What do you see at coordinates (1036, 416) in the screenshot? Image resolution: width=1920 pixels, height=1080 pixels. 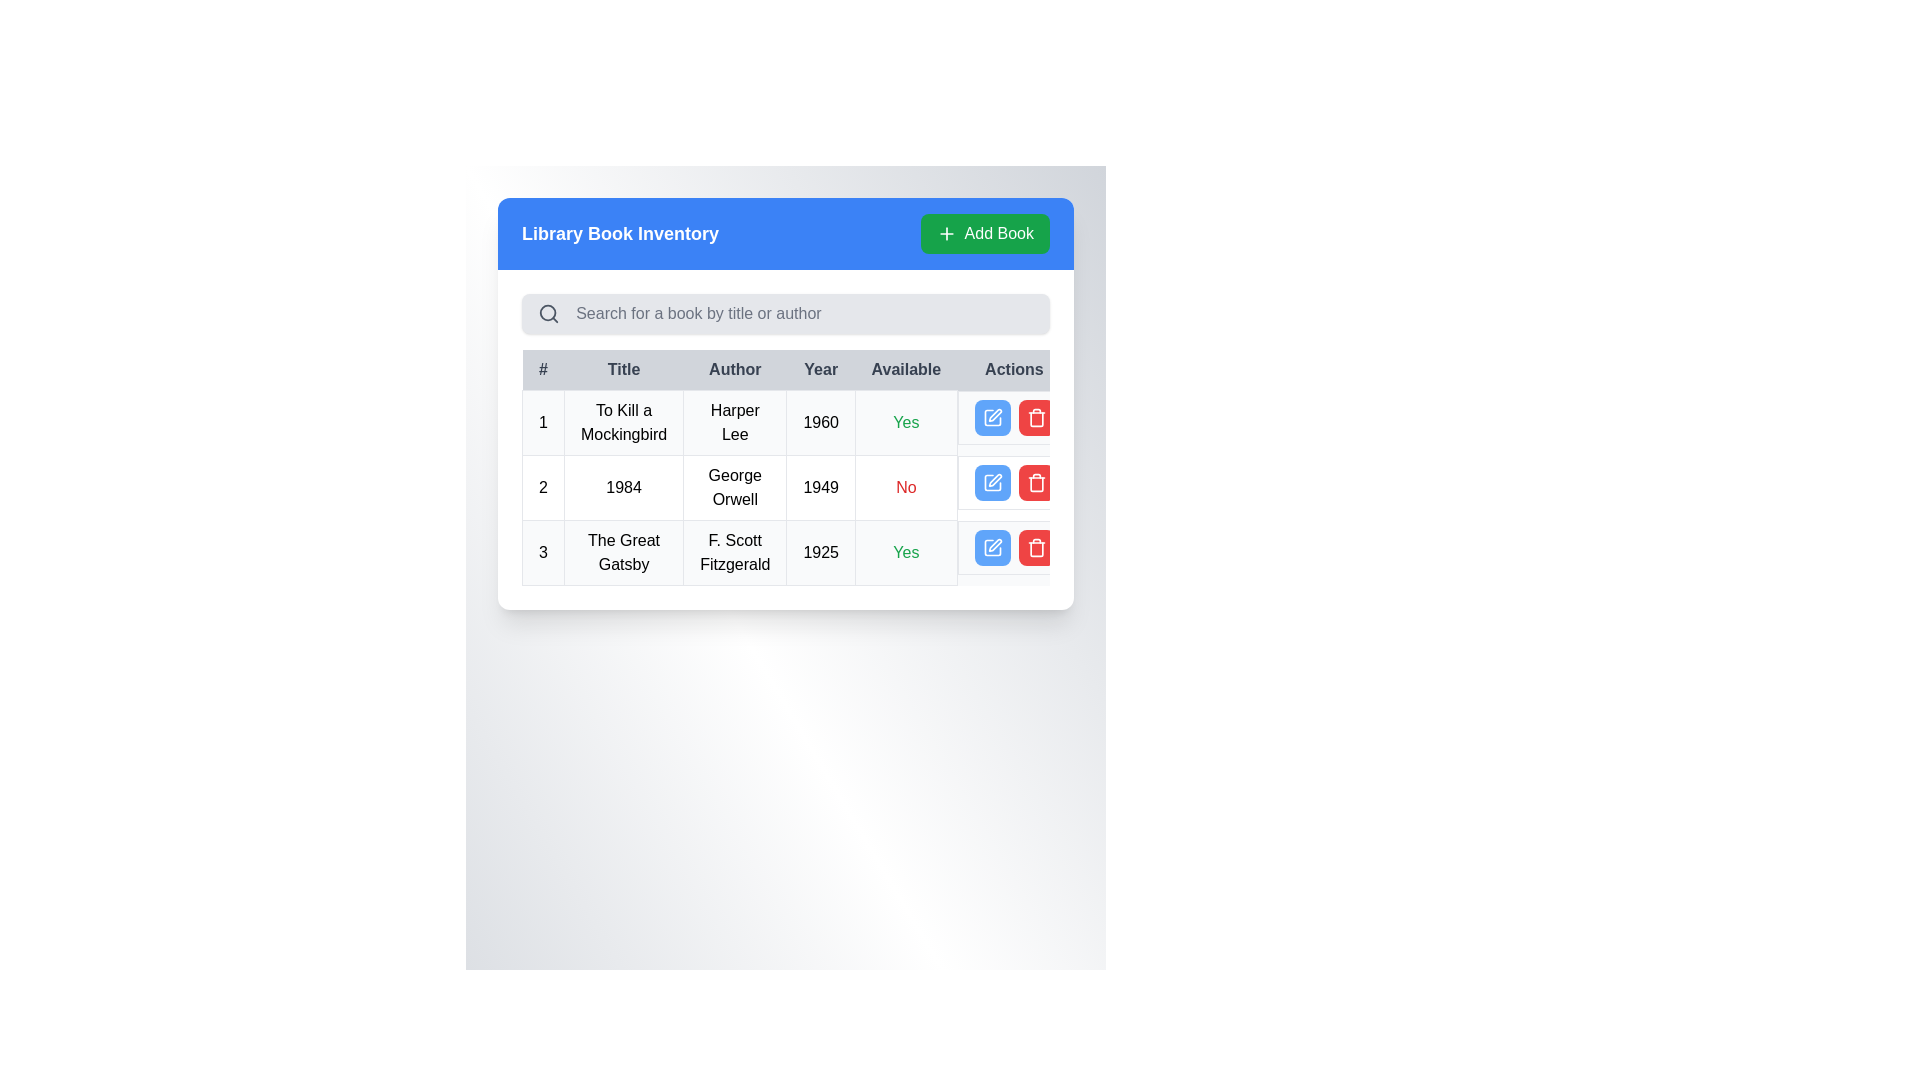 I see `the trash bin icon located within the red button in the 'Actions' column of the third row corresponding to the book titled 'The Great Gatsby'` at bounding box center [1036, 416].